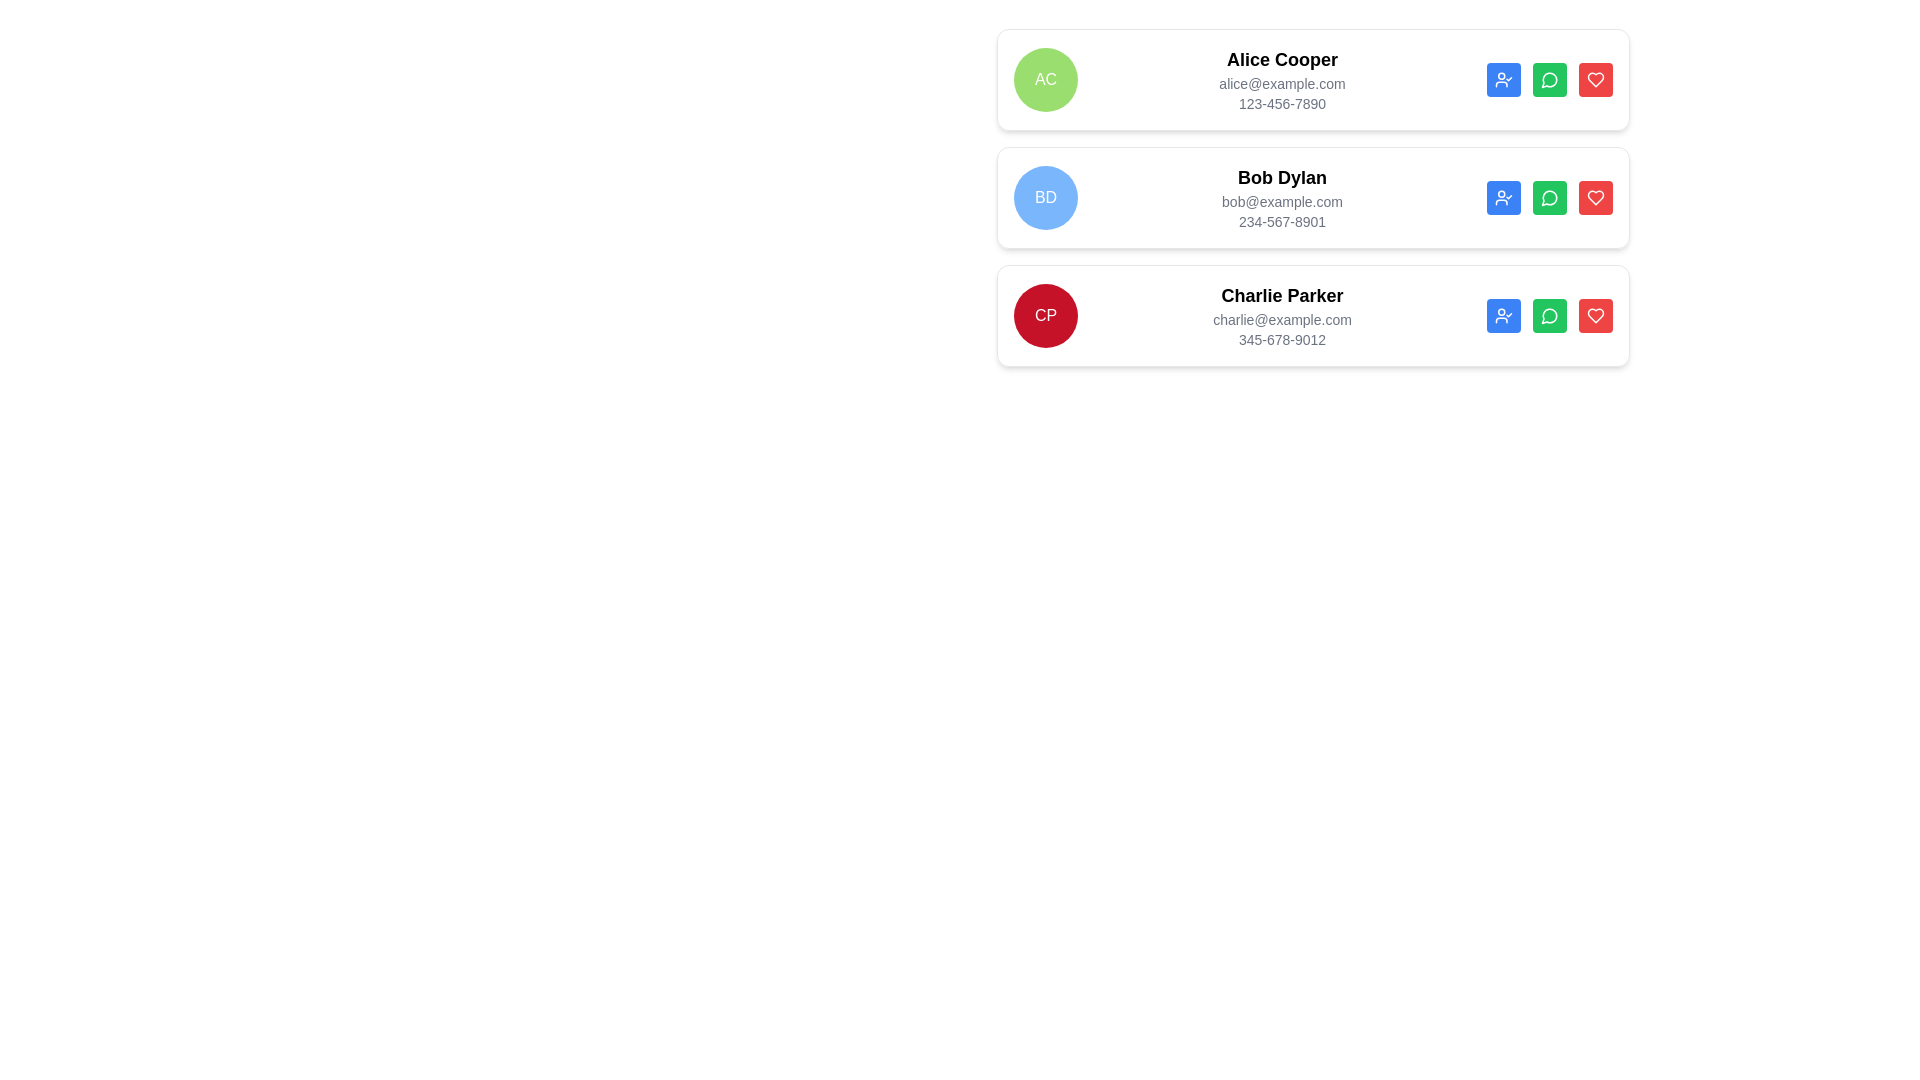 The image size is (1920, 1080). Describe the element at coordinates (1503, 197) in the screenshot. I see `the user confirmation icon (blue background with a white checkmark) located in the first action button next to 'Bob Dylan' in the actions section of the second list item` at that location.